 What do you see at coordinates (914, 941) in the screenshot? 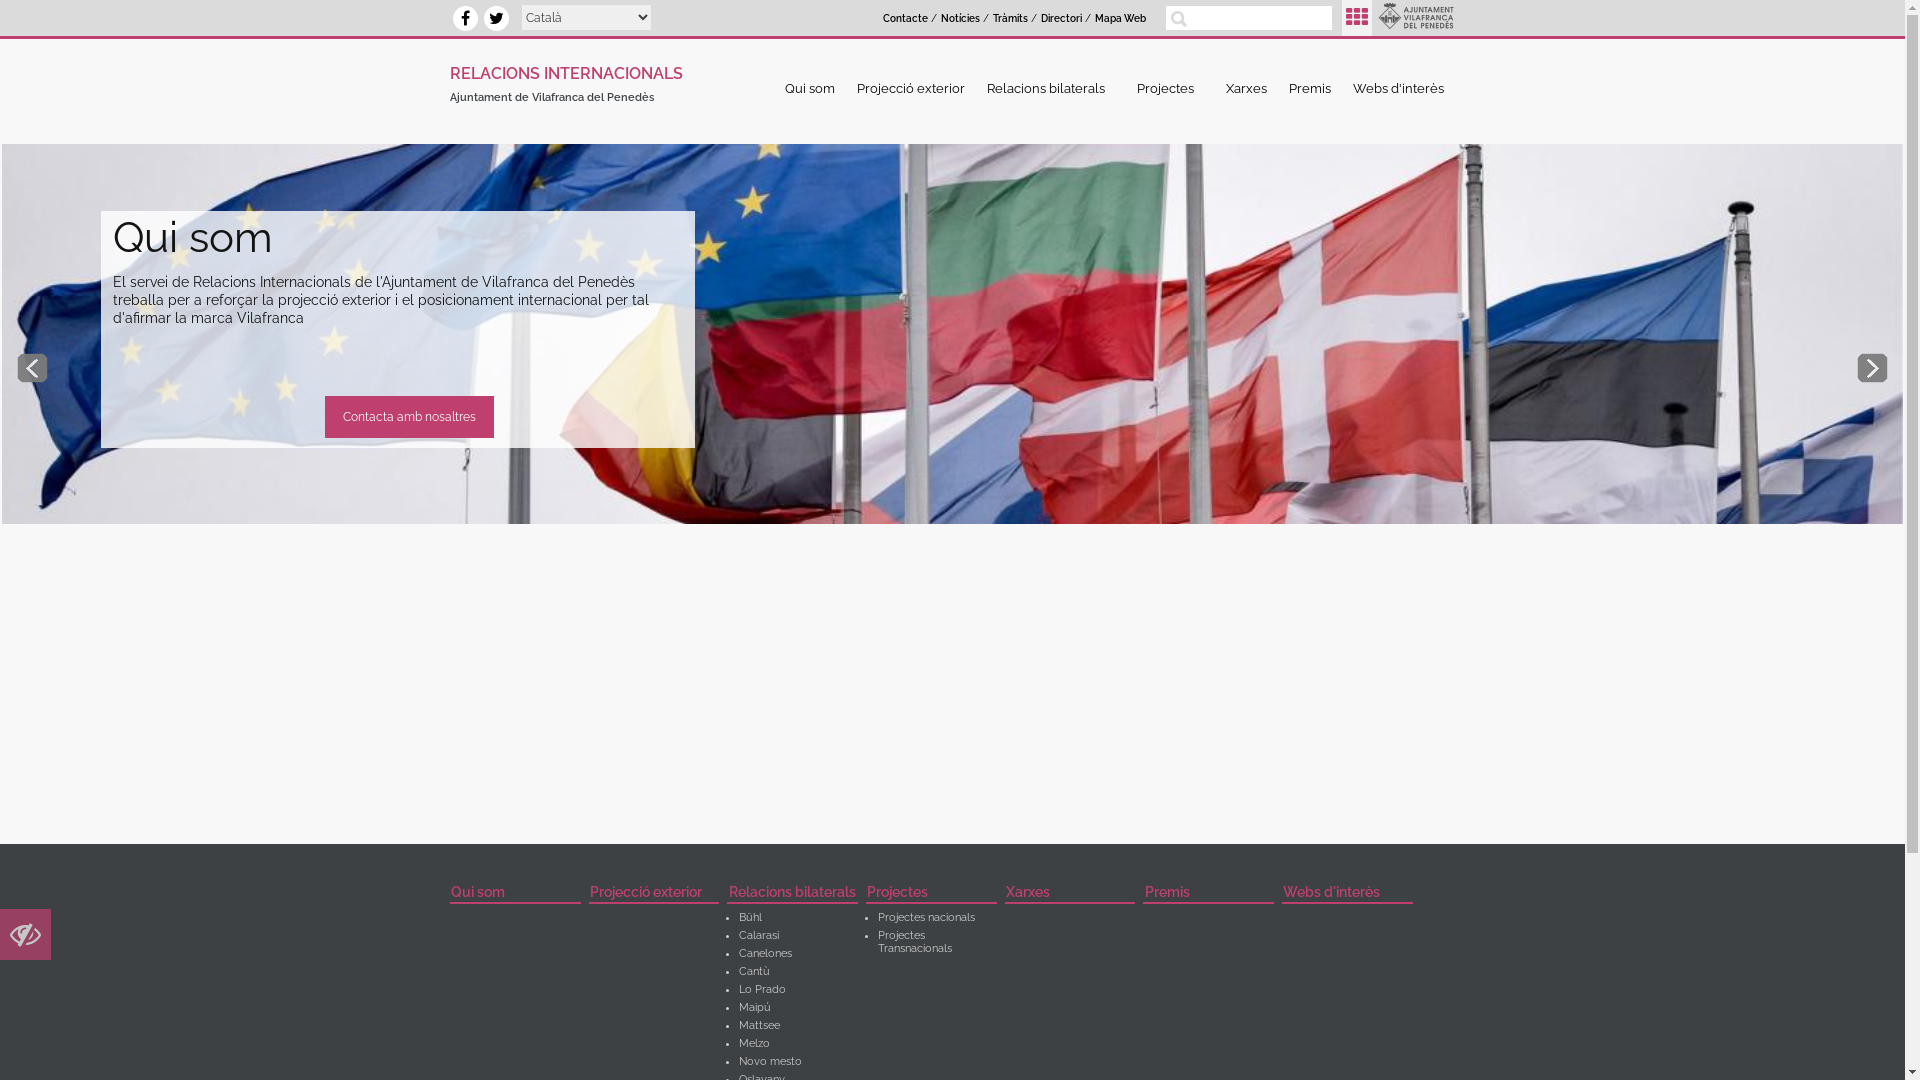
I see `'Projectes Transnacionals'` at bounding box center [914, 941].